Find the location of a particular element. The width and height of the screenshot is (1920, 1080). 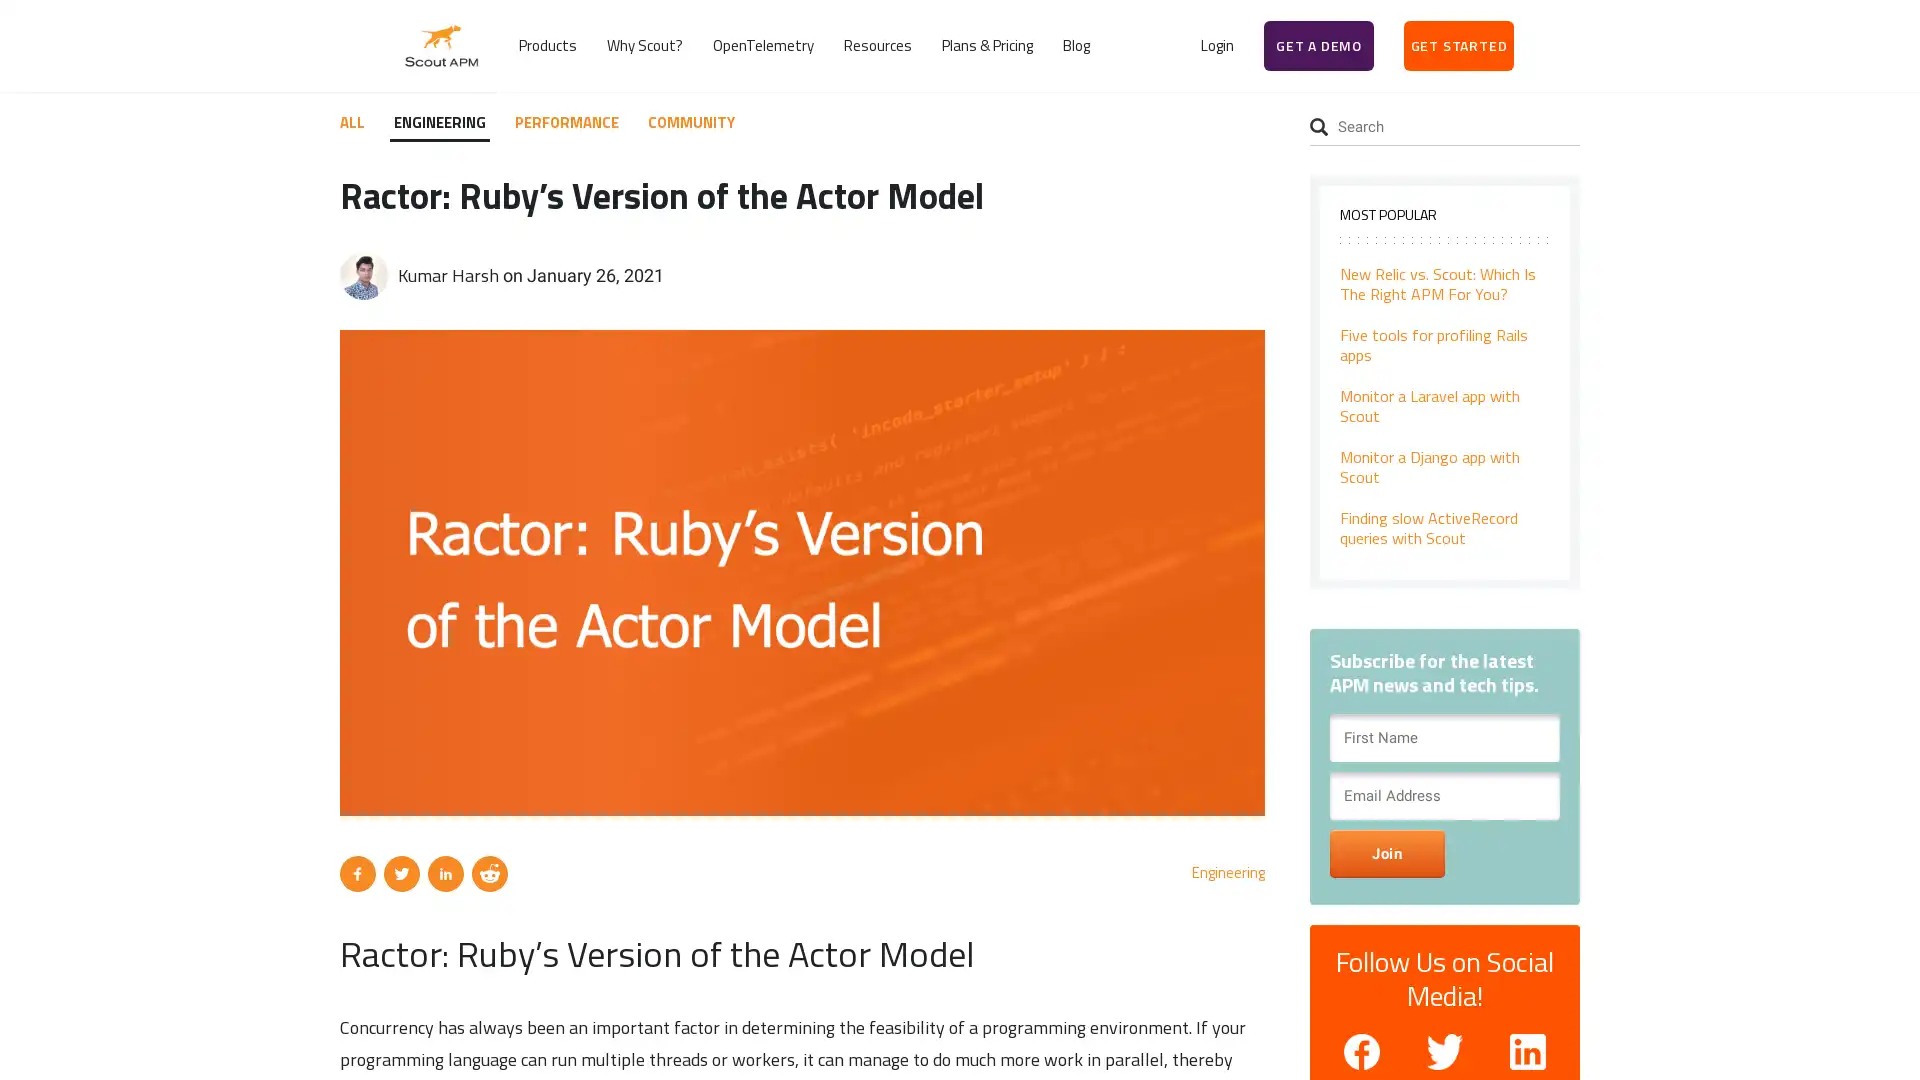

GET A DEMO is located at coordinates (1319, 45).